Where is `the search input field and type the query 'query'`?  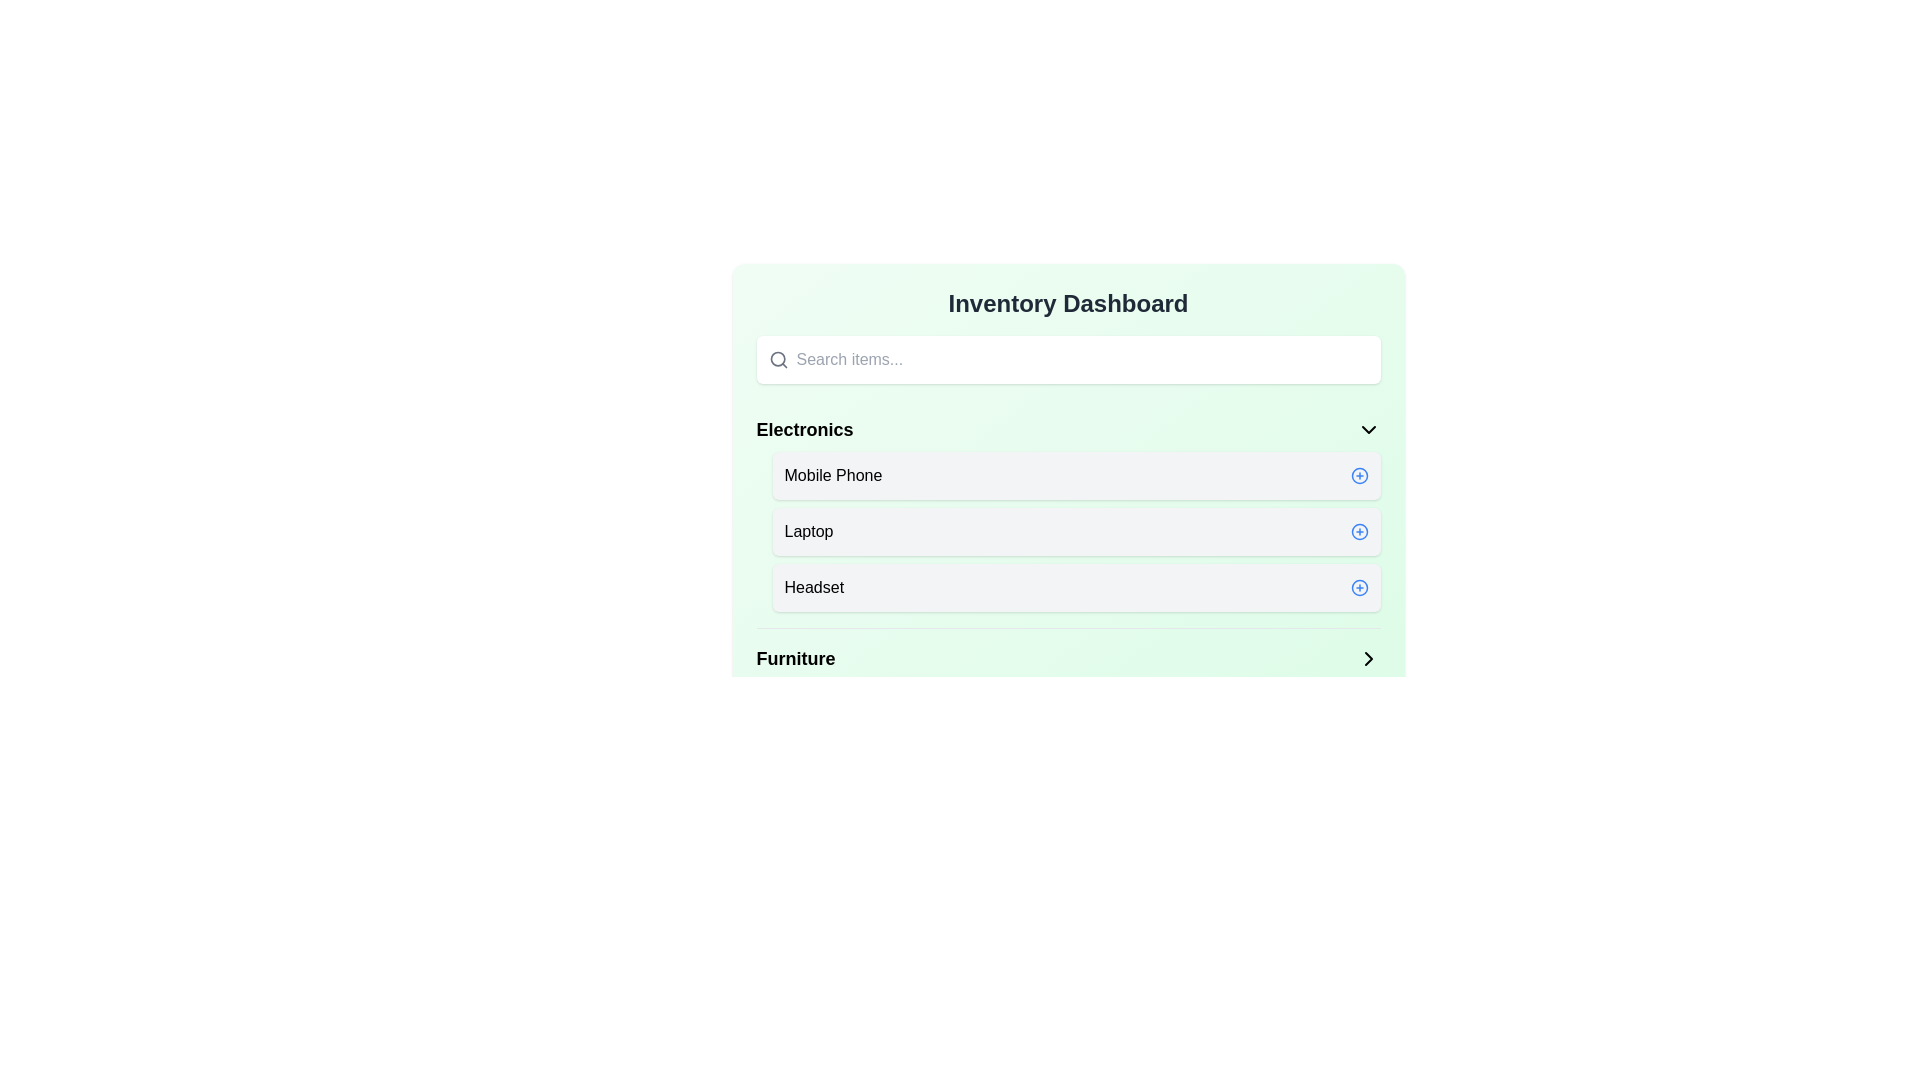 the search input field and type the query 'query' is located at coordinates (1081, 358).